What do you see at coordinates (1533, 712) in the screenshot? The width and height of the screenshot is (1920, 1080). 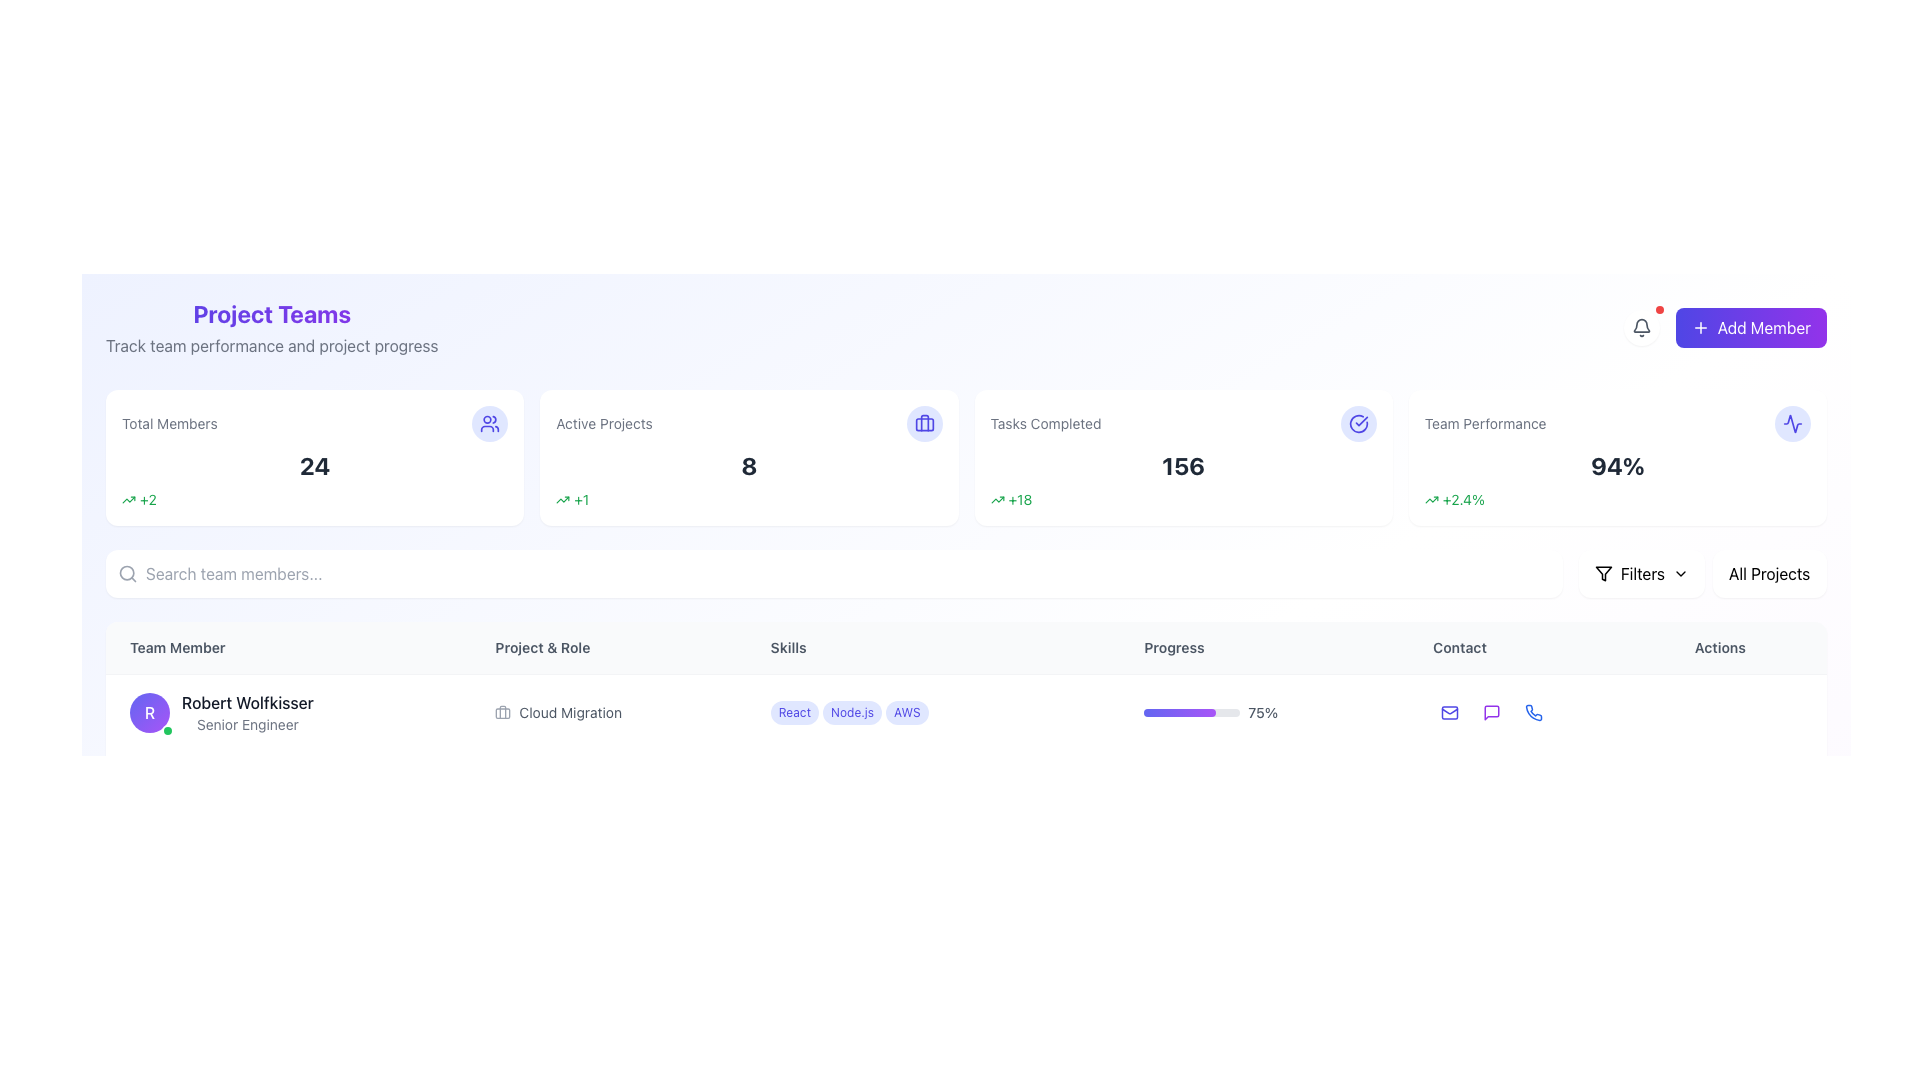 I see `the phone icon with a blue stroke` at bounding box center [1533, 712].